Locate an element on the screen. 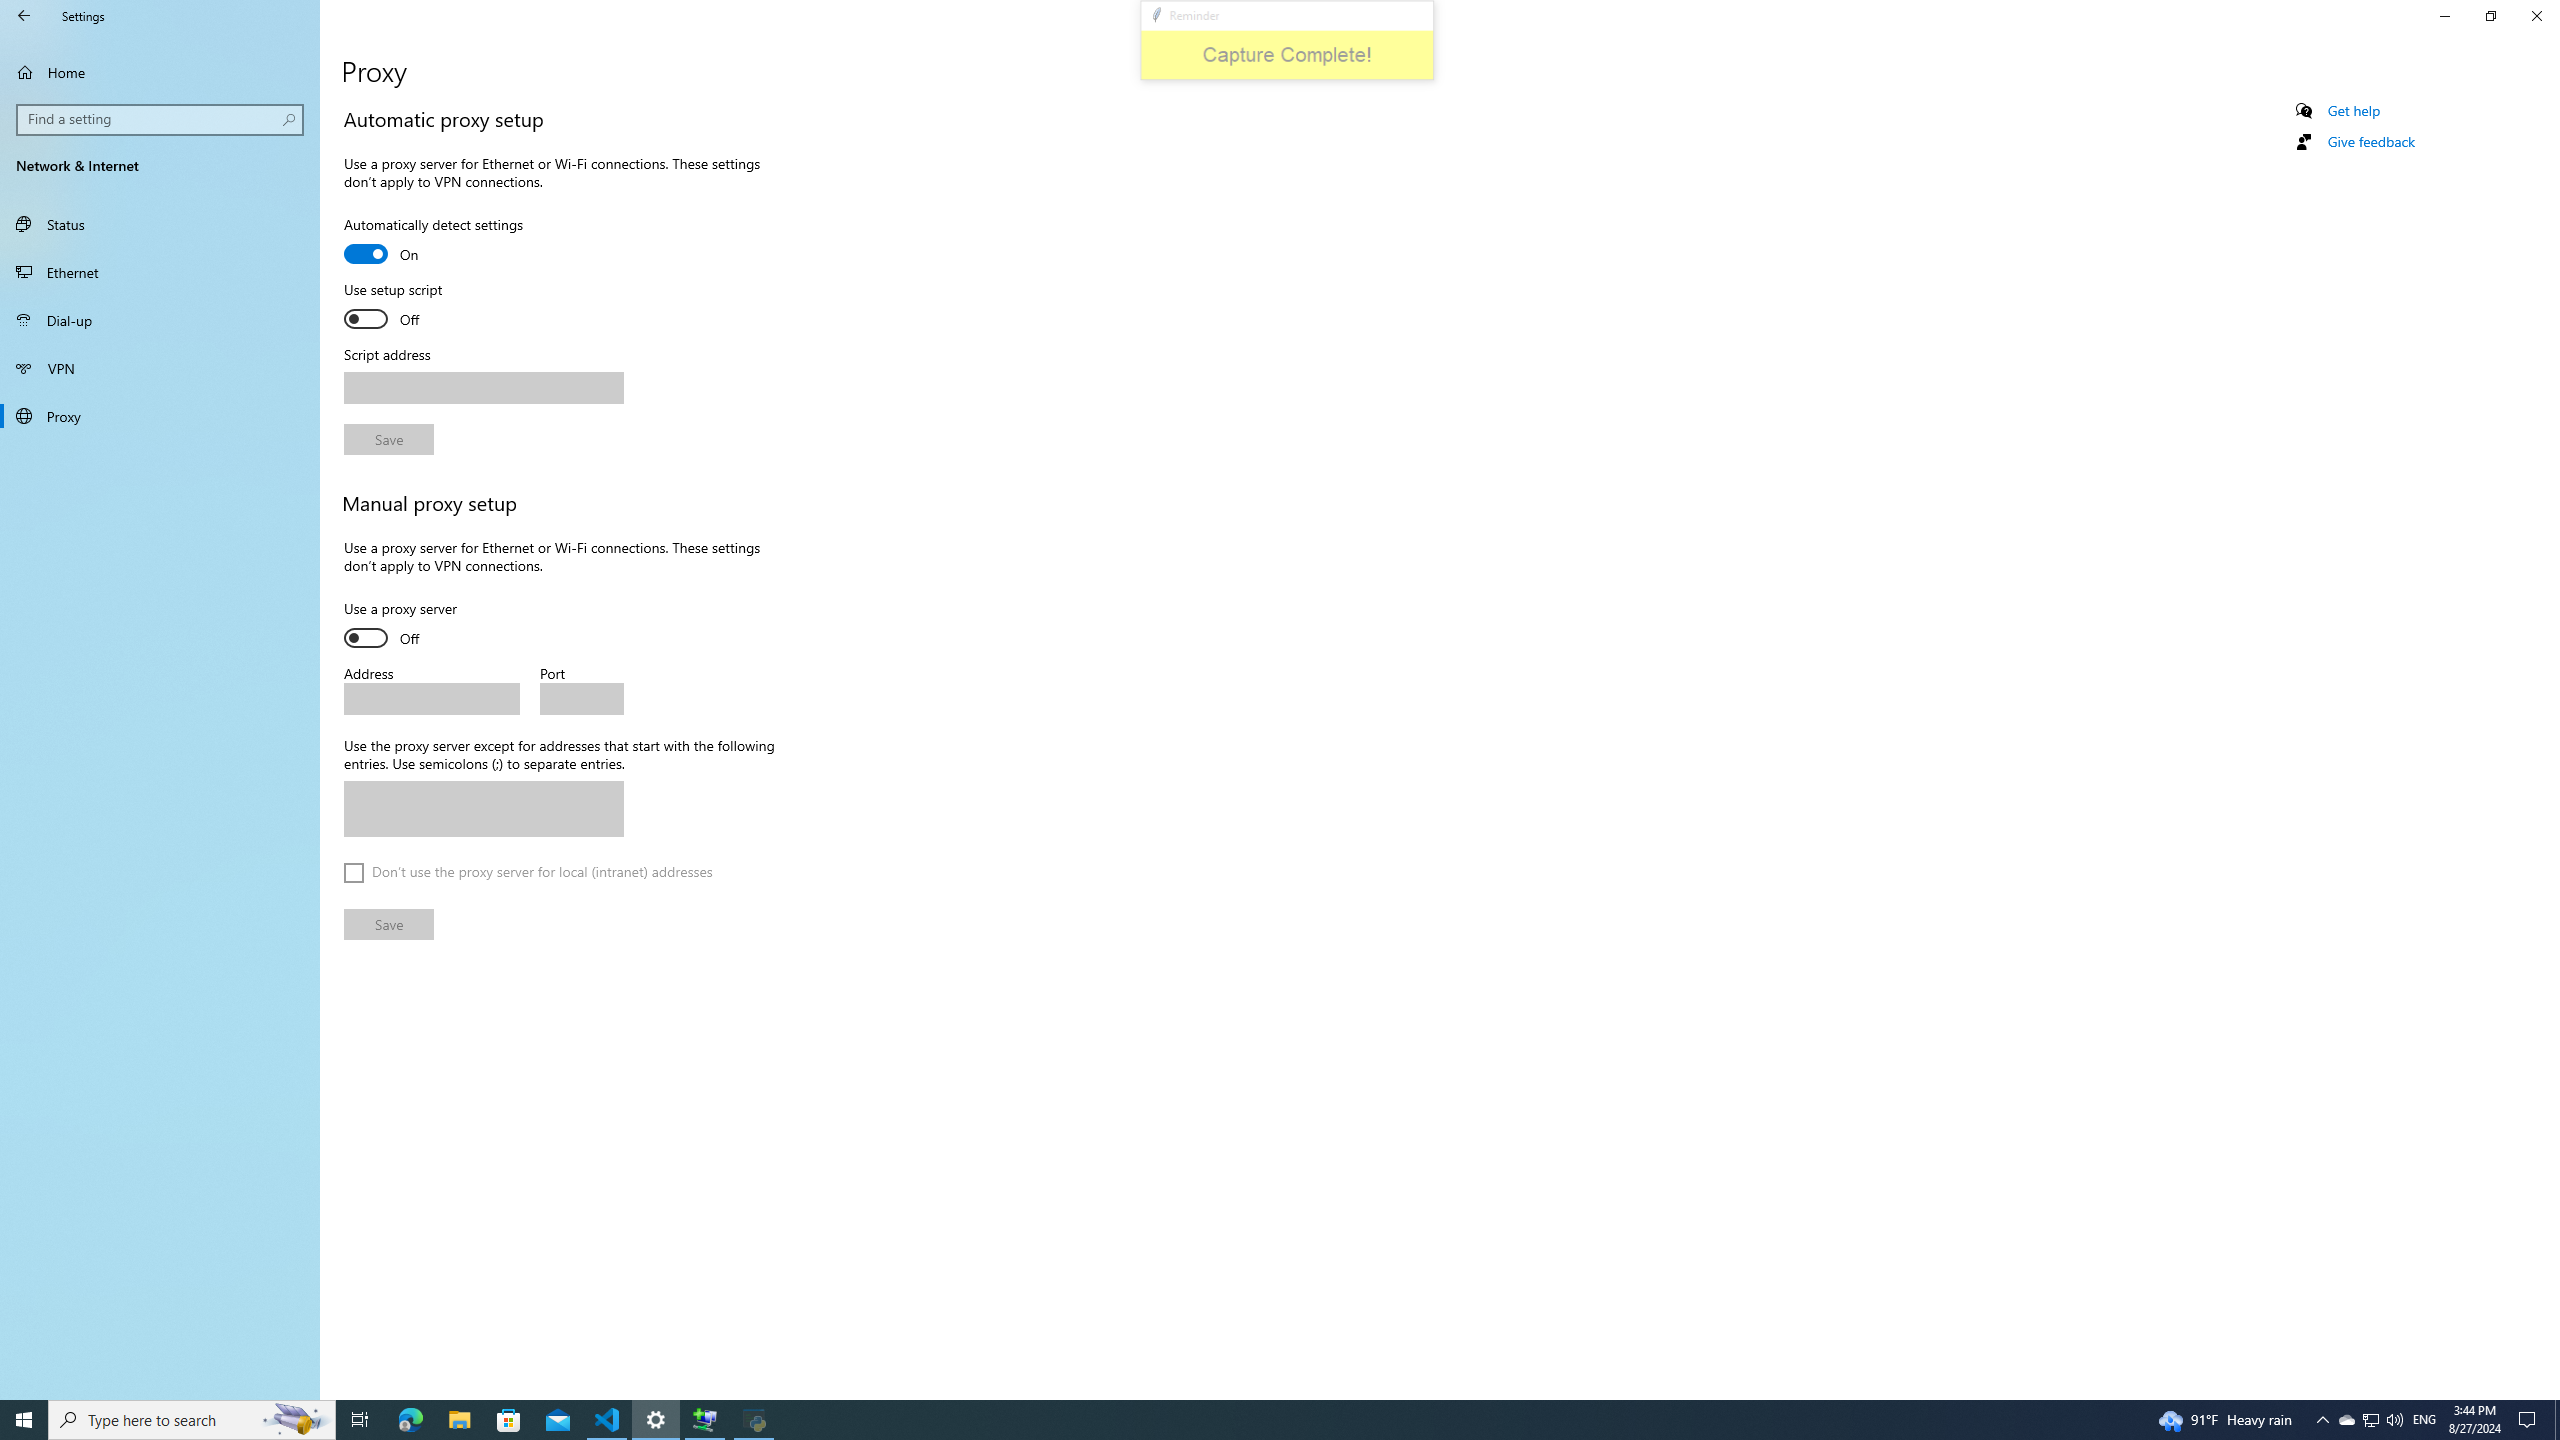 The image size is (2560, 1440). 'Search box, Find a setting' is located at coordinates (160, 118).